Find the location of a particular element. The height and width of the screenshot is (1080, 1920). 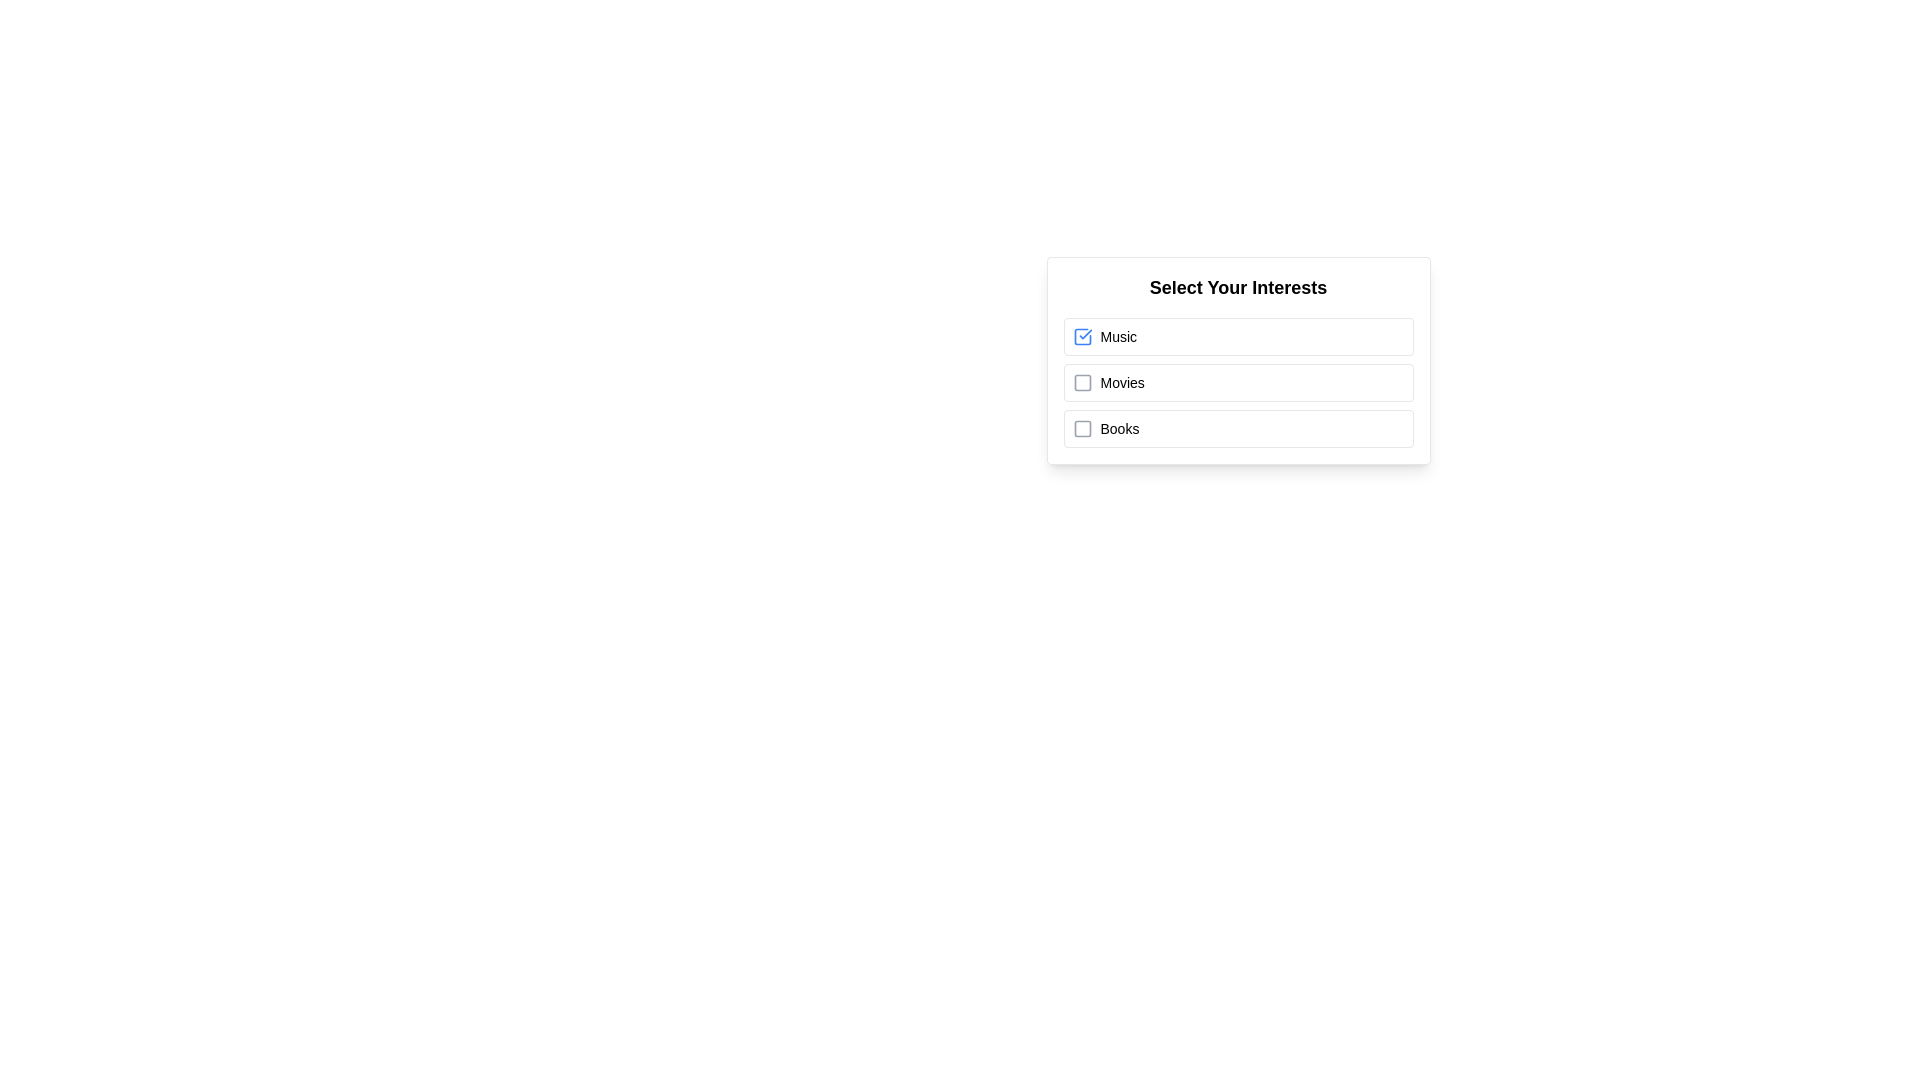

the 'Books' label in the third selectable item of the interests list, which is located to the right of the checkbox icon is located at coordinates (1118, 427).